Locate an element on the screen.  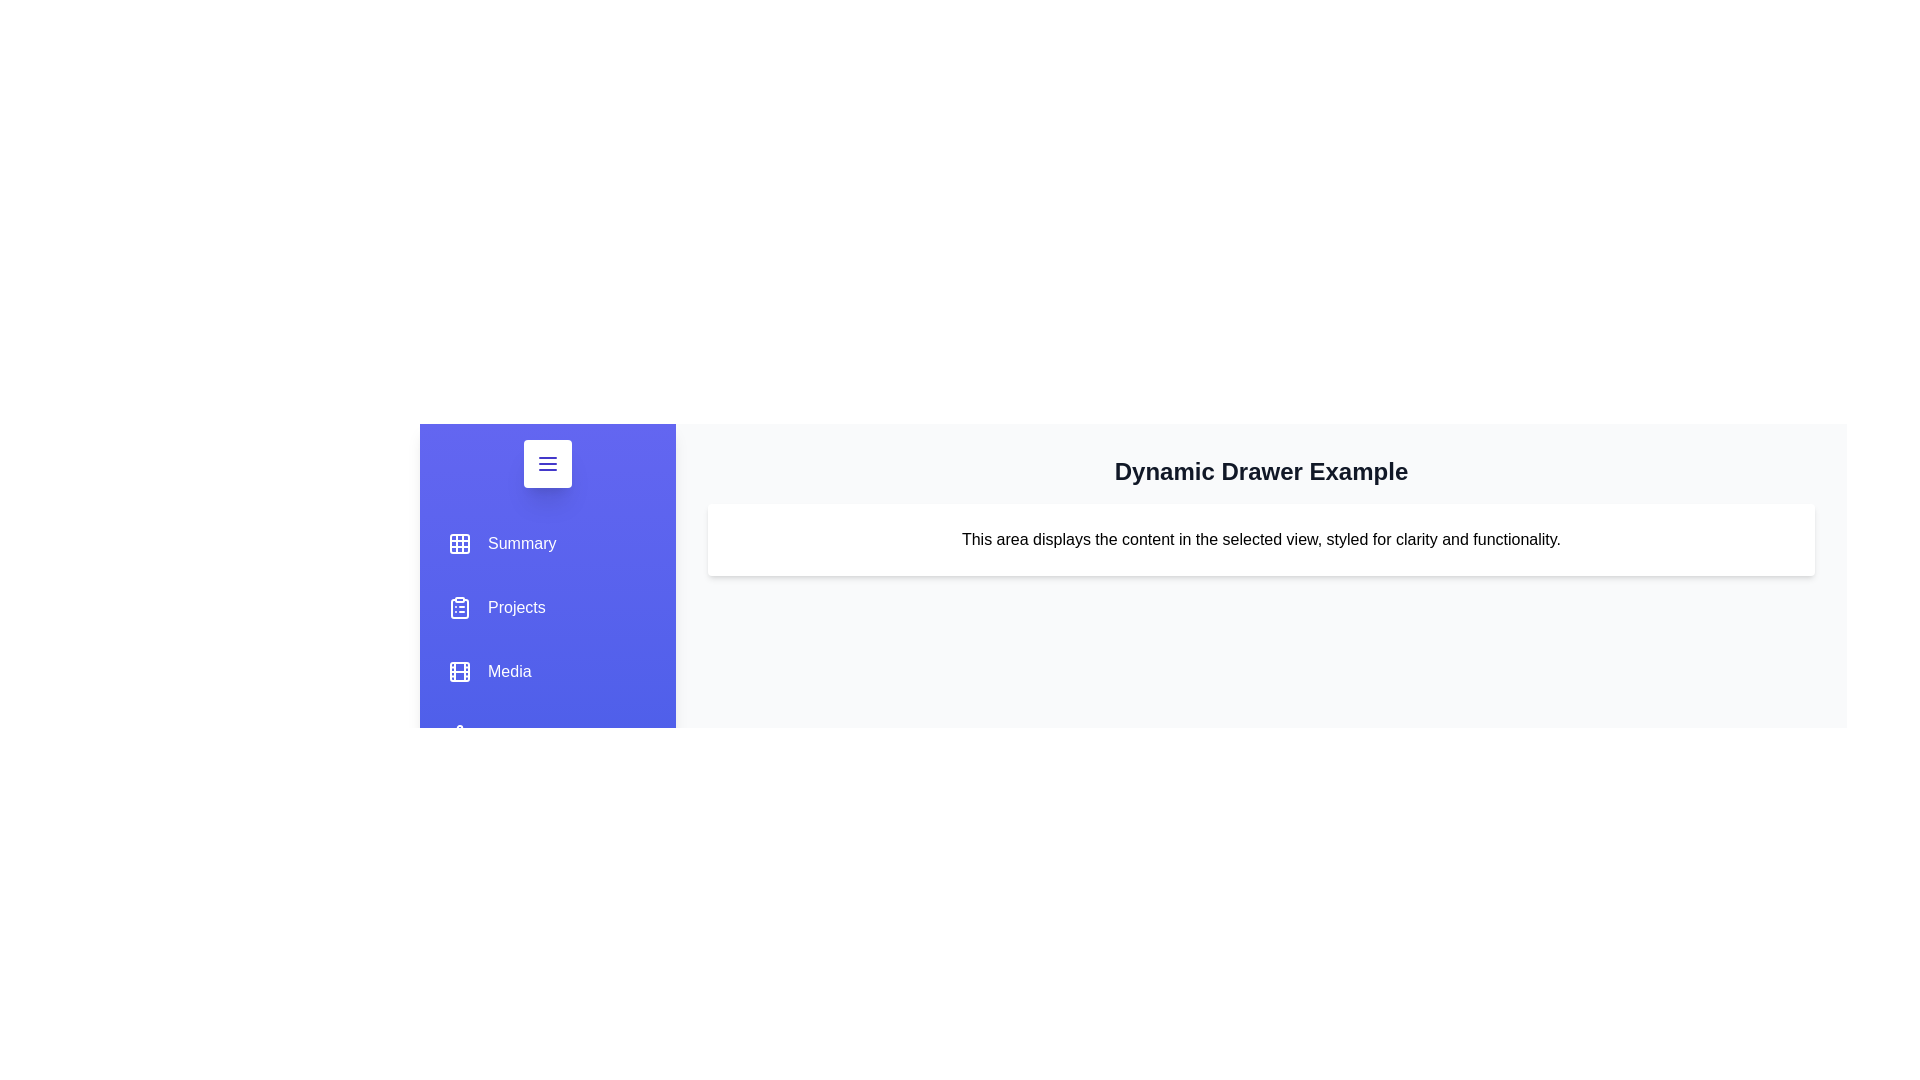
the Settings button to select the corresponding section is located at coordinates (495, 736).